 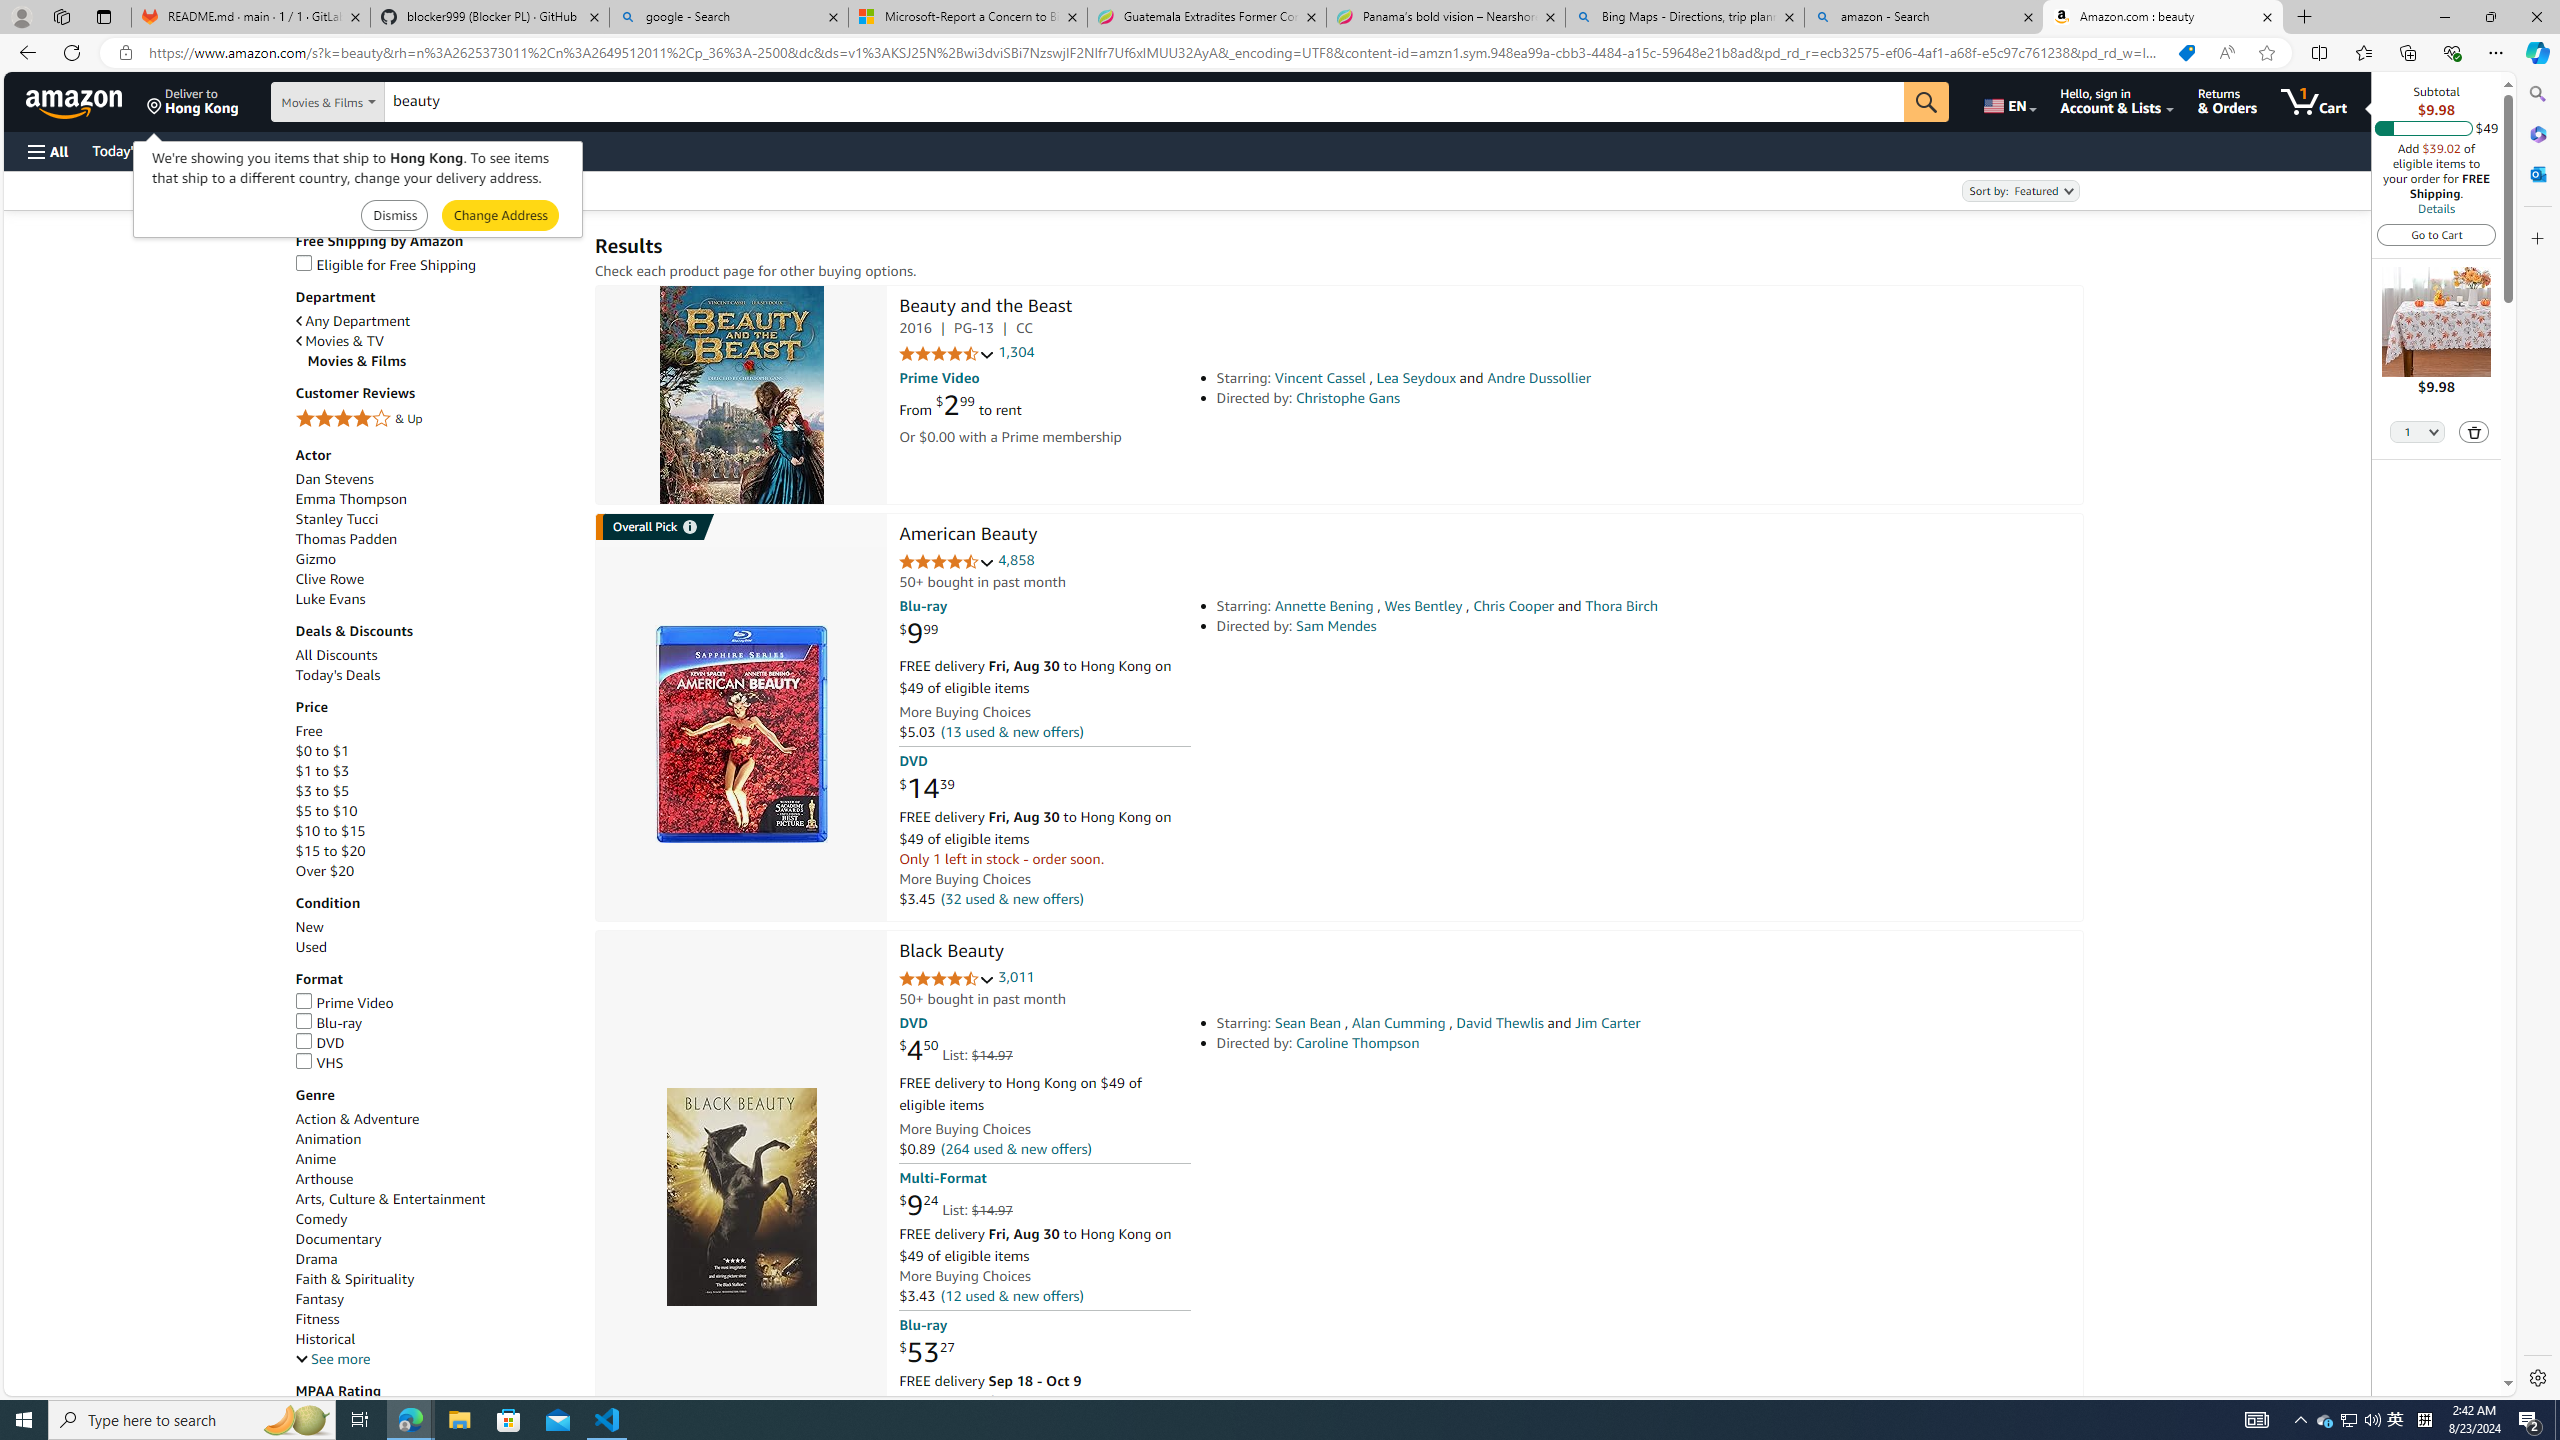 I want to click on 'Eligible for Free Shipping', so click(x=435, y=264).